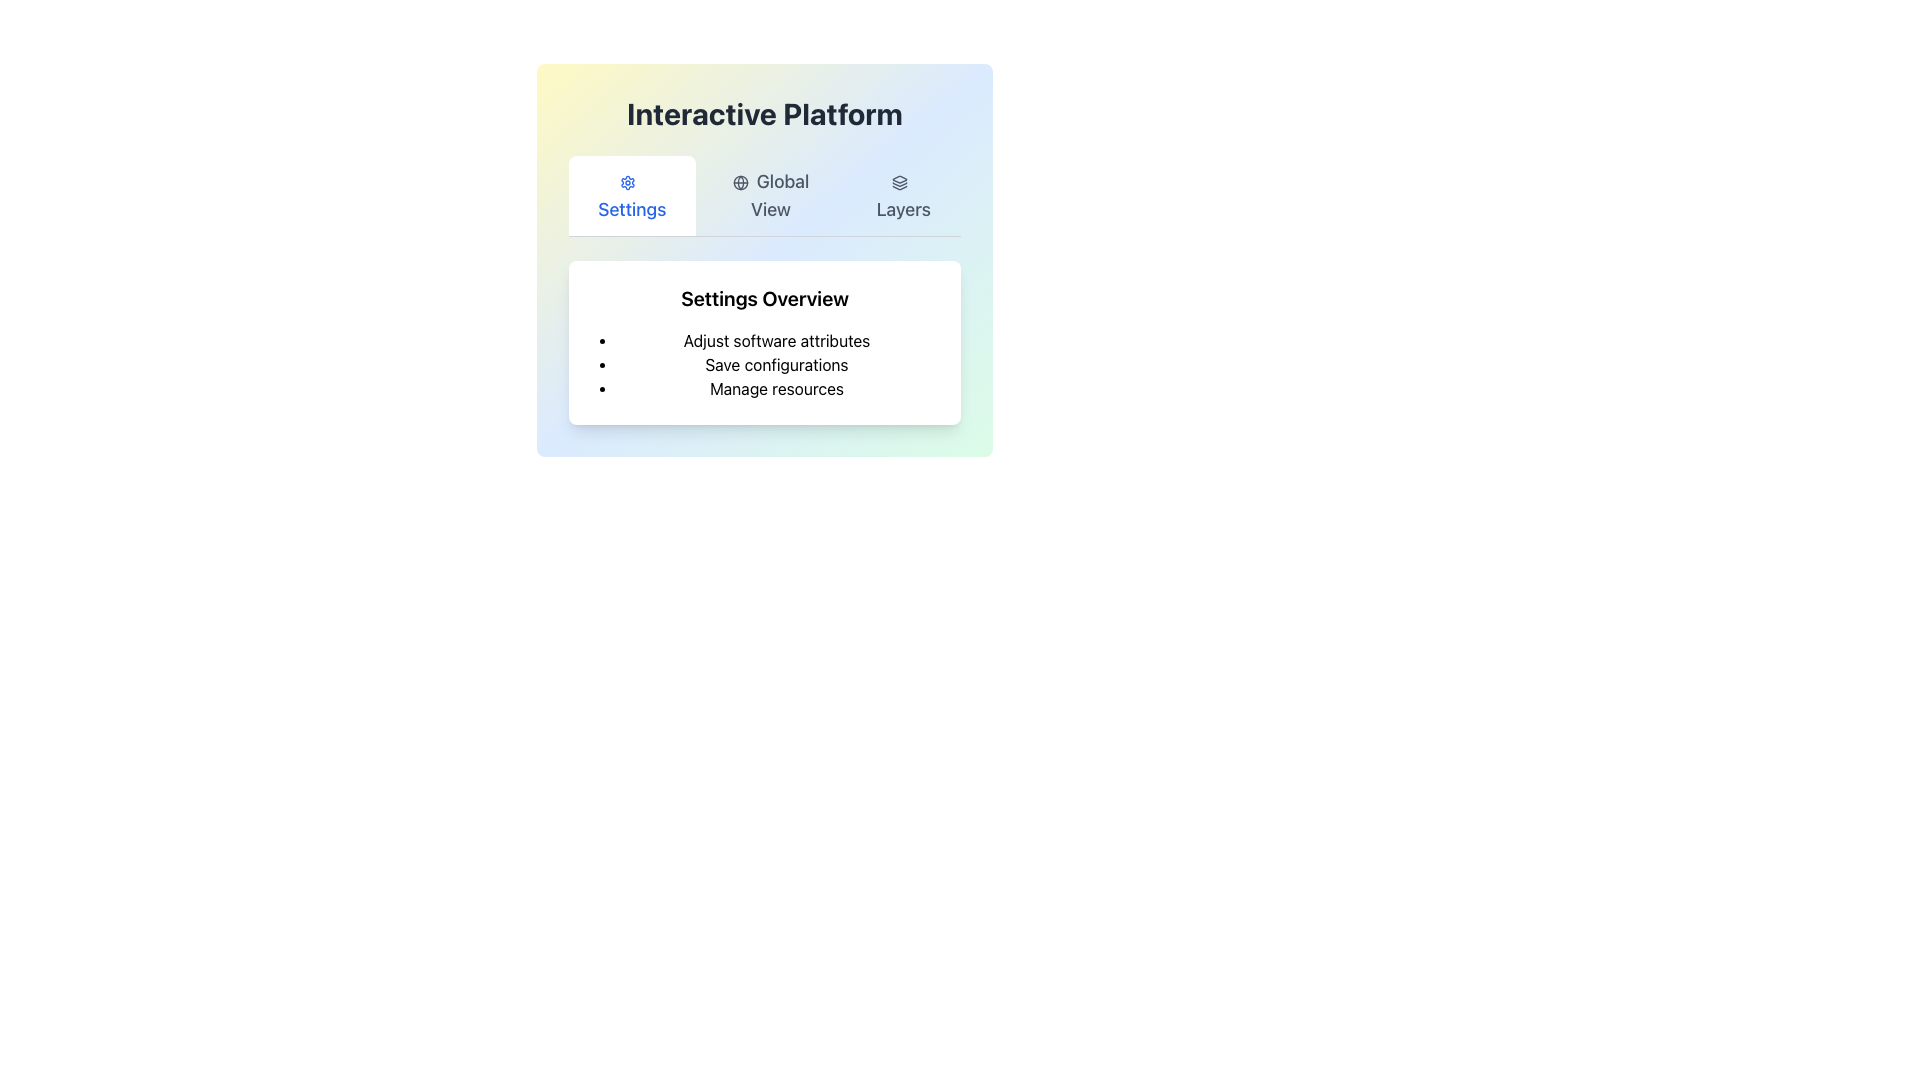 The width and height of the screenshot is (1920, 1080). What do you see at coordinates (763, 196) in the screenshot?
I see `the second navigation tab labeled 'Global View'` at bounding box center [763, 196].